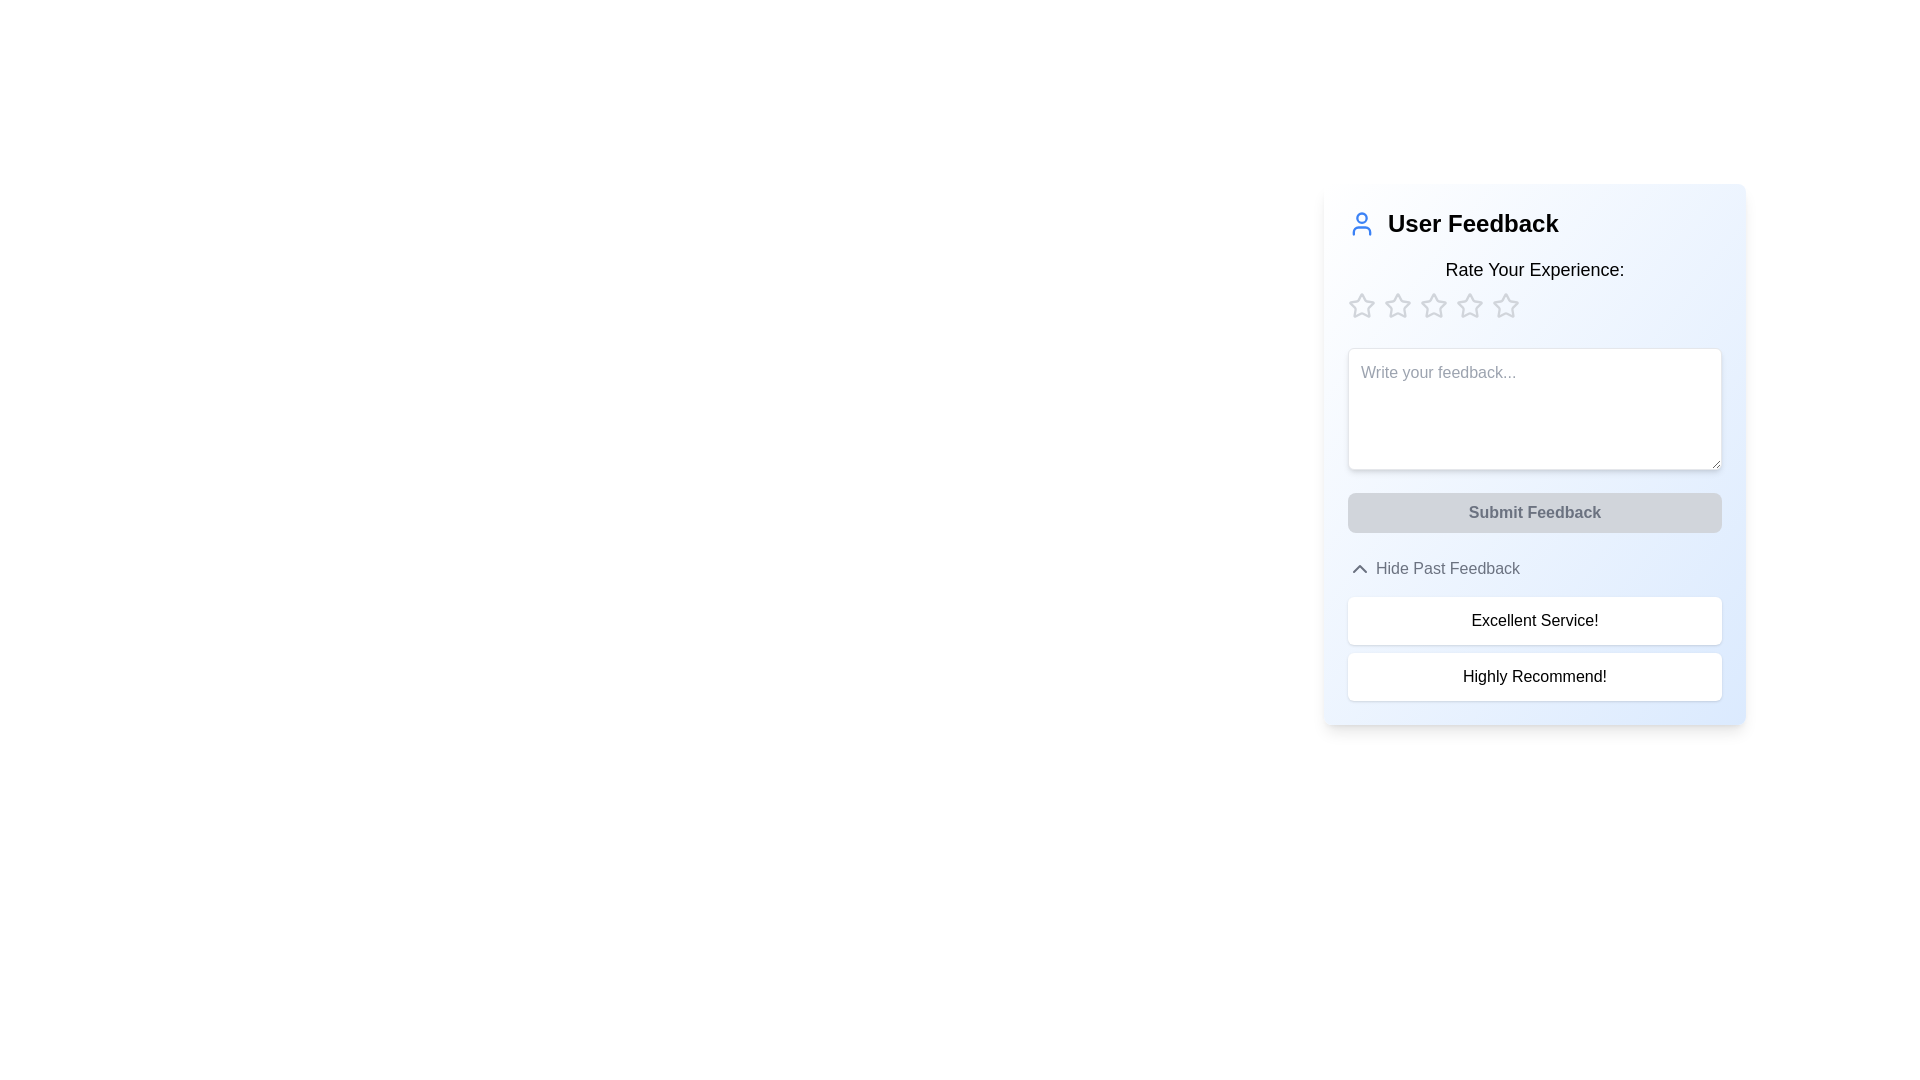 This screenshot has height=1080, width=1920. I want to click on the first star icon in the rating system located below the 'Rate Your Experience' label in the 'User Feedback' section, so click(1361, 305).